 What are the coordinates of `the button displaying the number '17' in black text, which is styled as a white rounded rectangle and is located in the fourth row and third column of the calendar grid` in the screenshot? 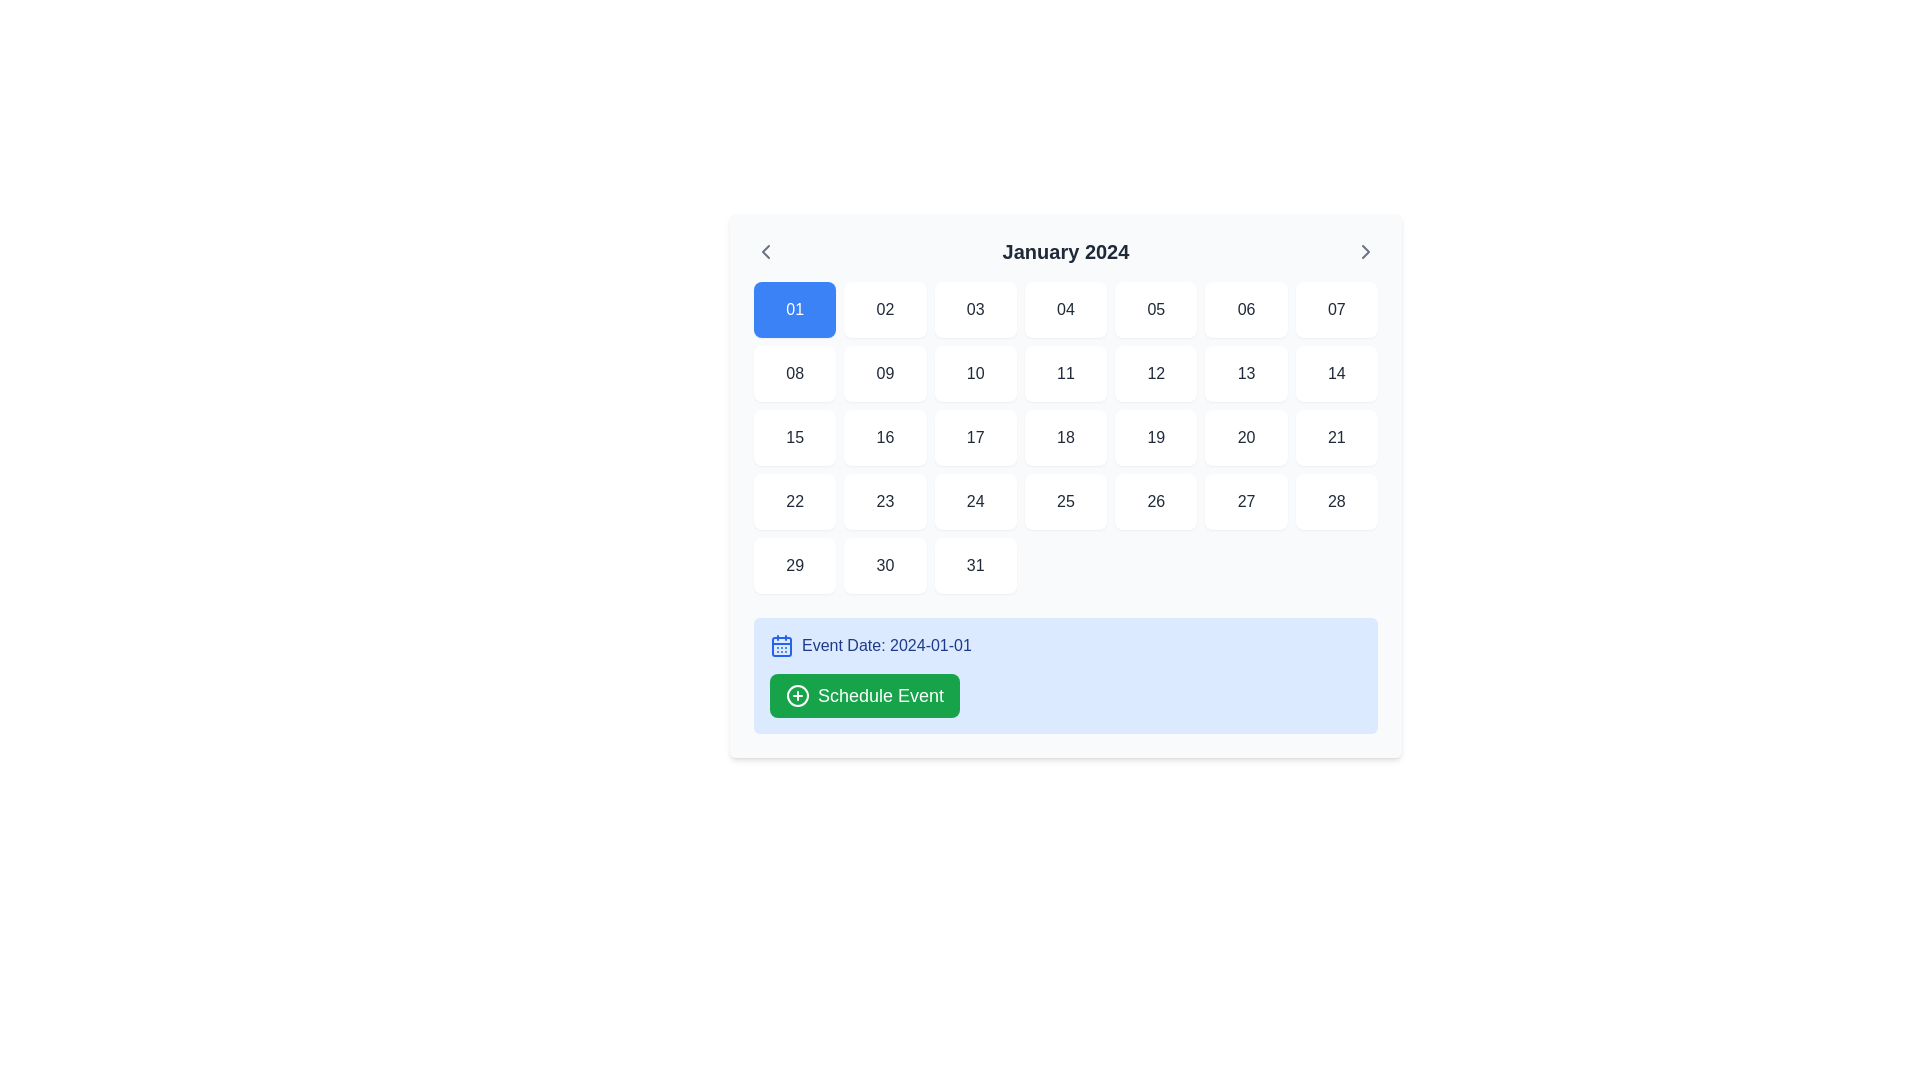 It's located at (975, 437).